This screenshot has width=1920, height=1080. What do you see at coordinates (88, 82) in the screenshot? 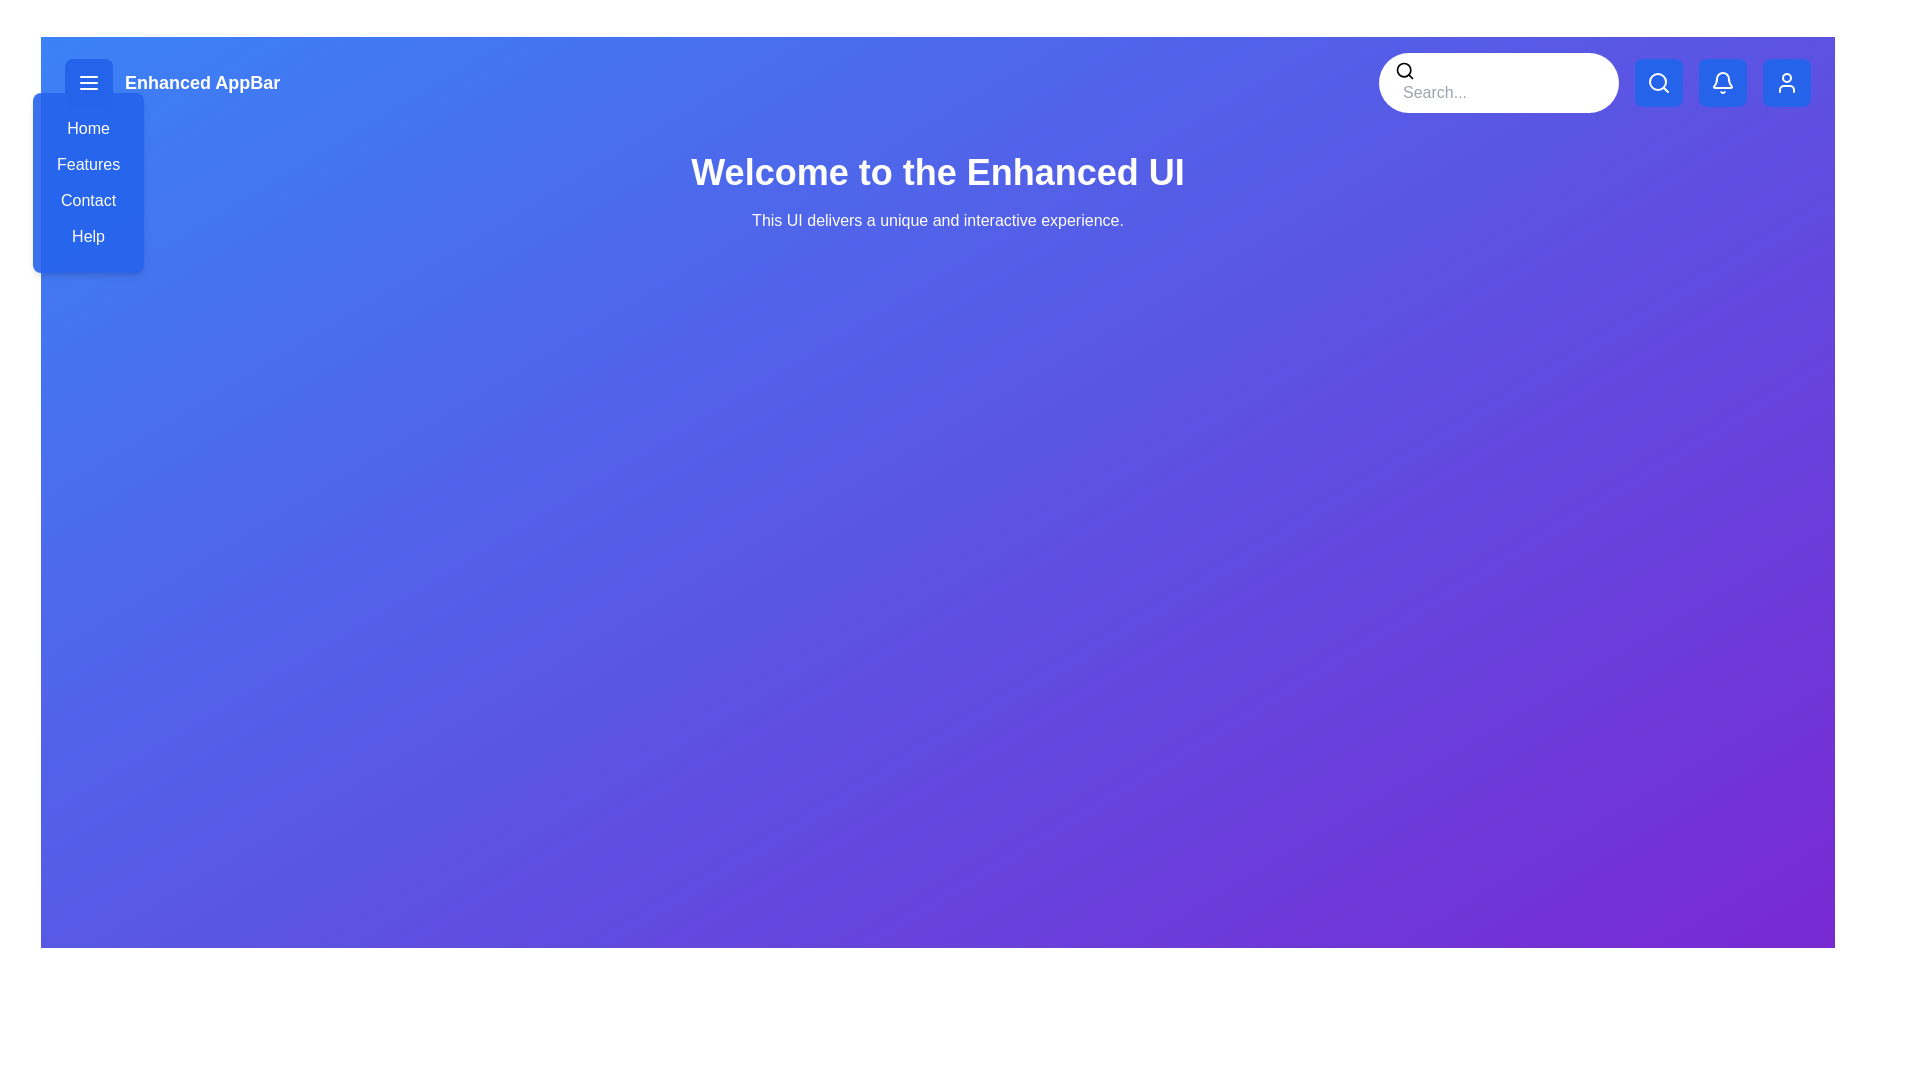
I see `the menu button to toggle the menu visibility` at bounding box center [88, 82].